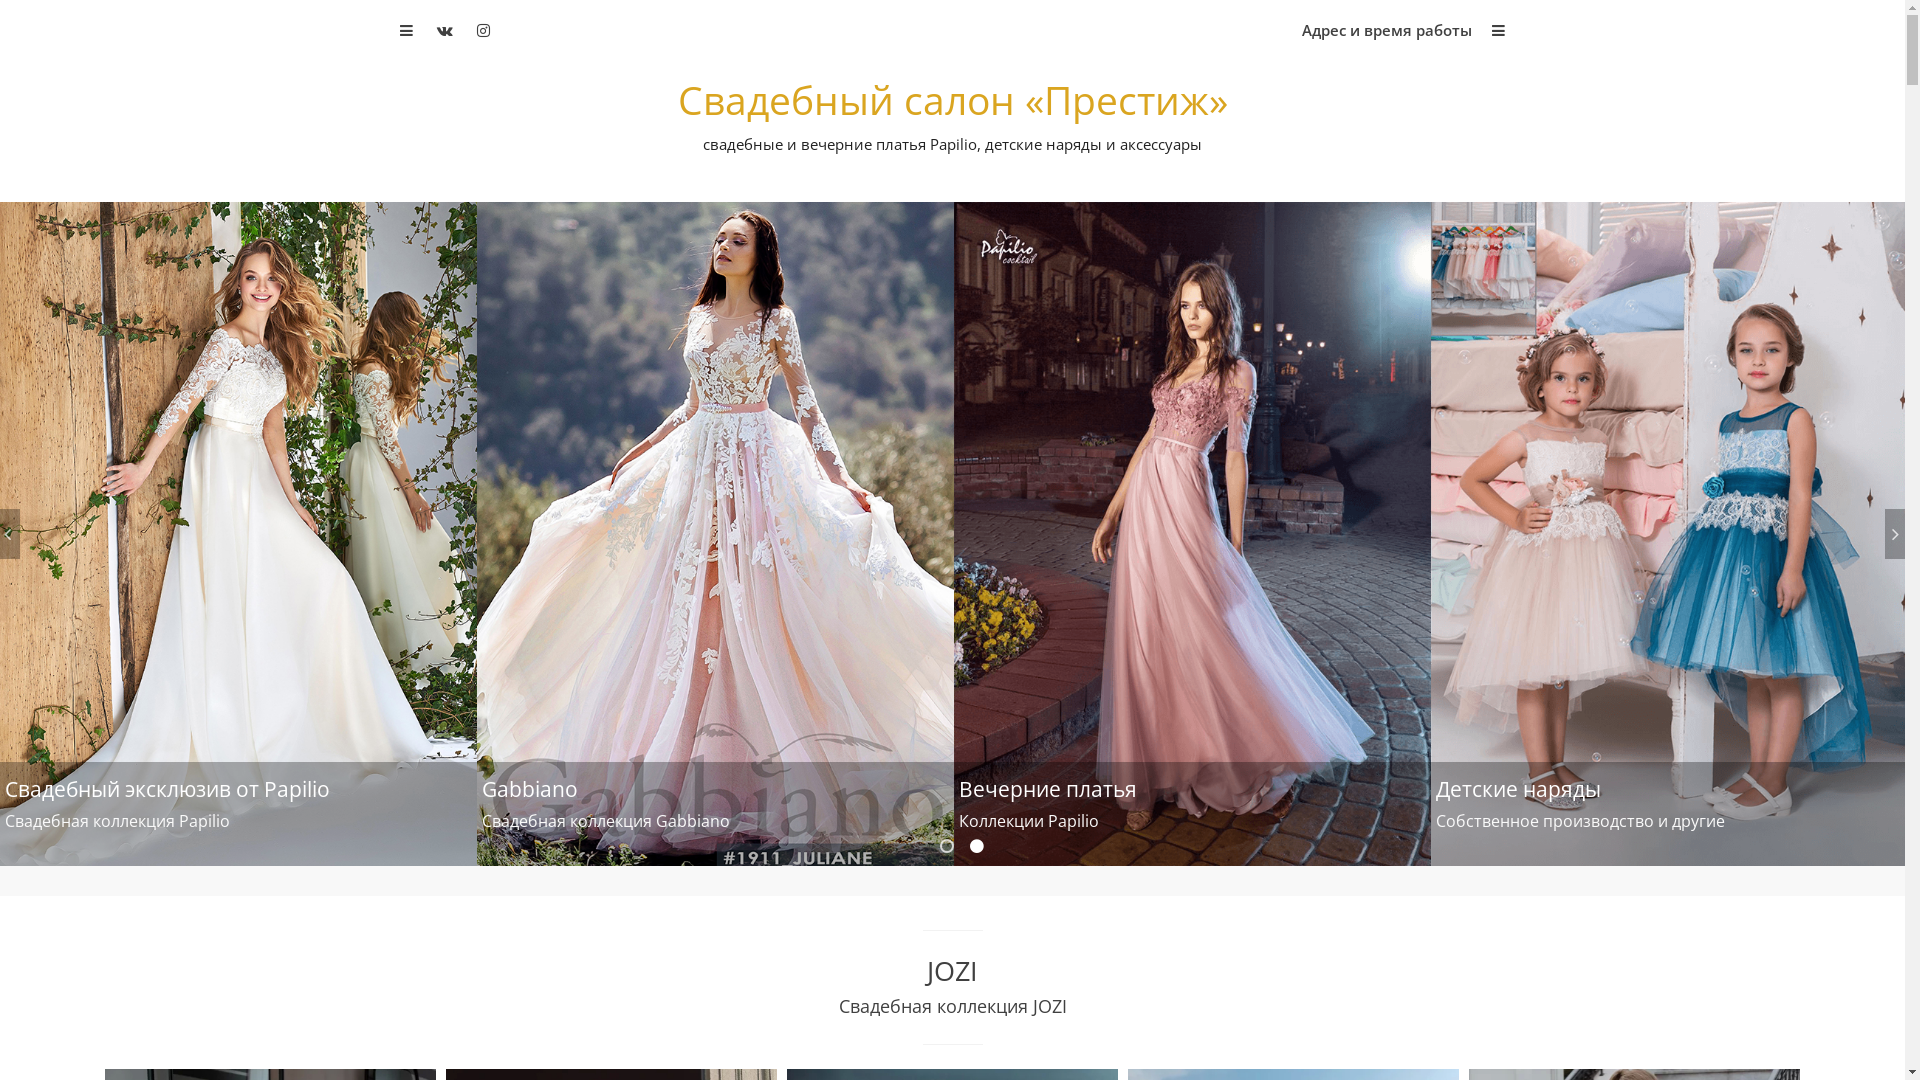  Describe the element at coordinates (978, 845) in the screenshot. I see `'2'` at that location.